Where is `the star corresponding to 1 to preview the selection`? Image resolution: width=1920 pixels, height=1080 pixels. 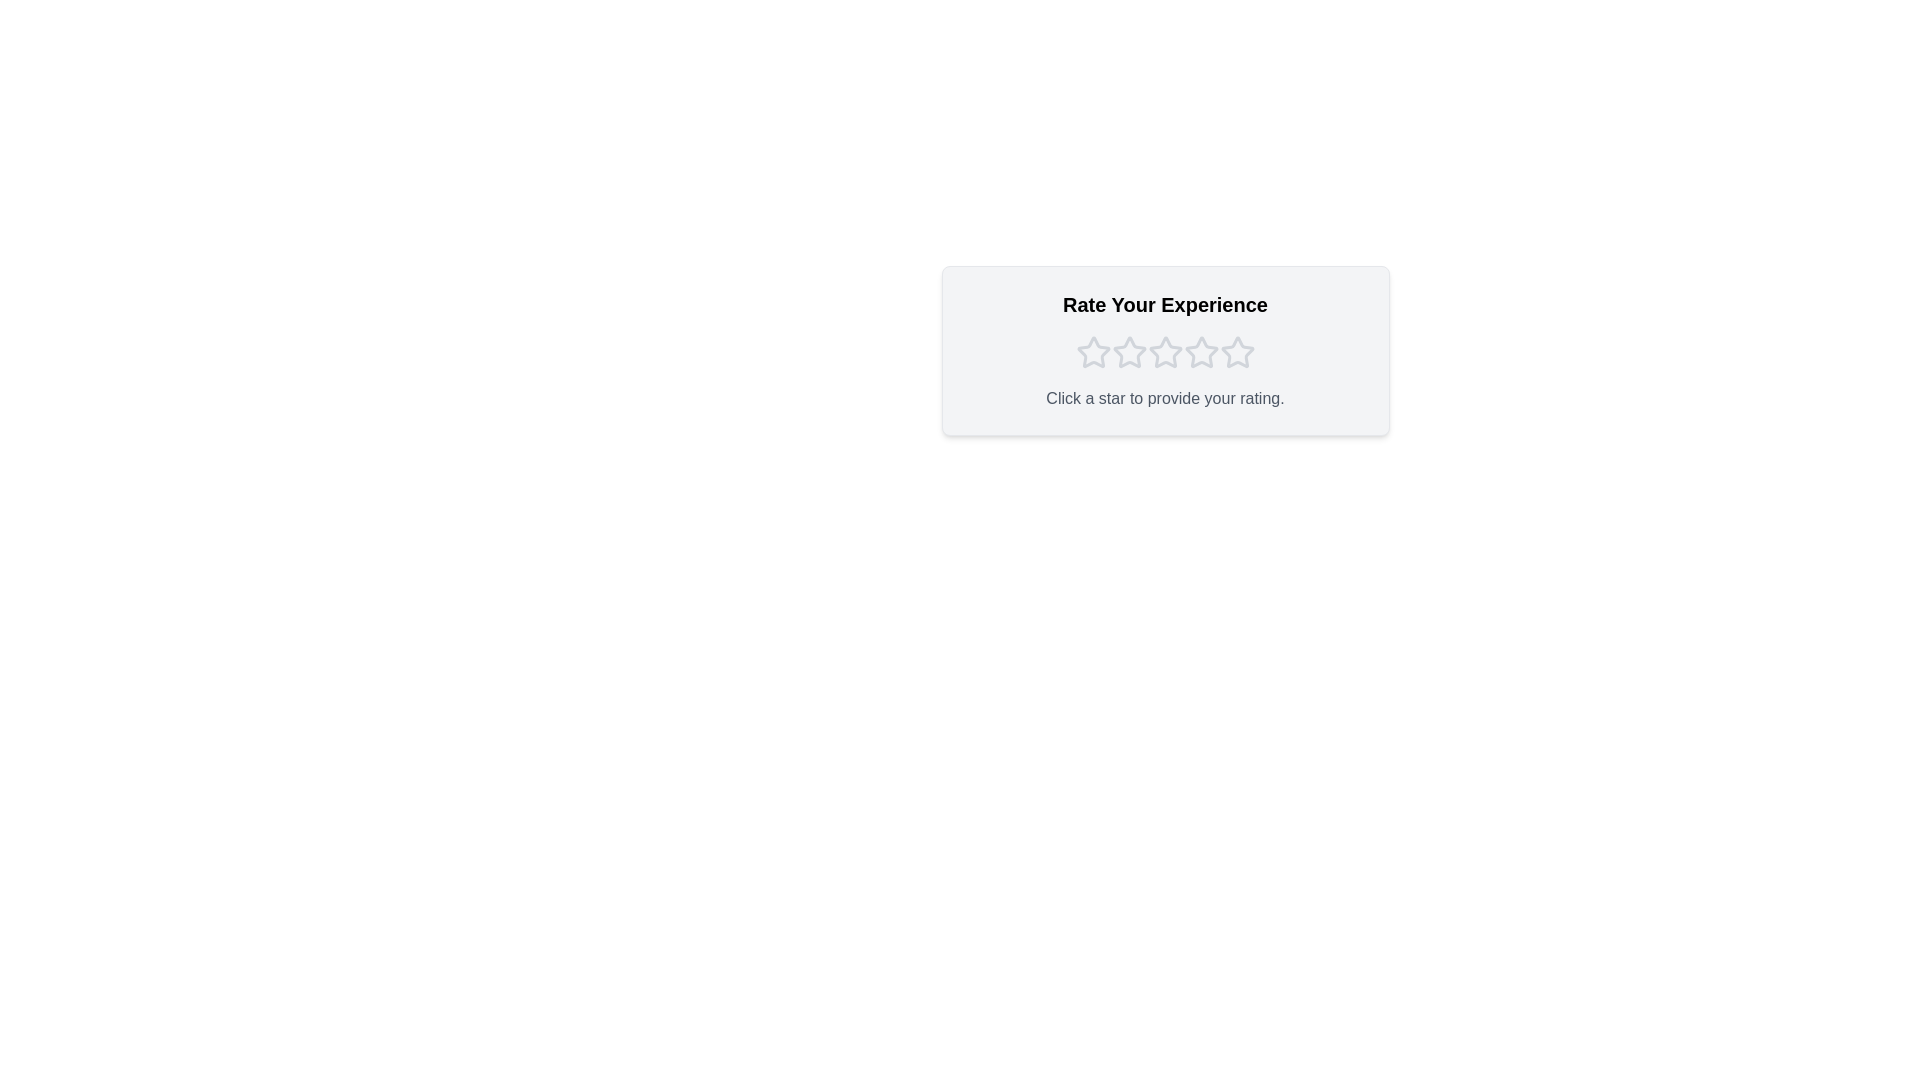
the star corresponding to 1 to preview the selection is located at coordinates (1092, 352).